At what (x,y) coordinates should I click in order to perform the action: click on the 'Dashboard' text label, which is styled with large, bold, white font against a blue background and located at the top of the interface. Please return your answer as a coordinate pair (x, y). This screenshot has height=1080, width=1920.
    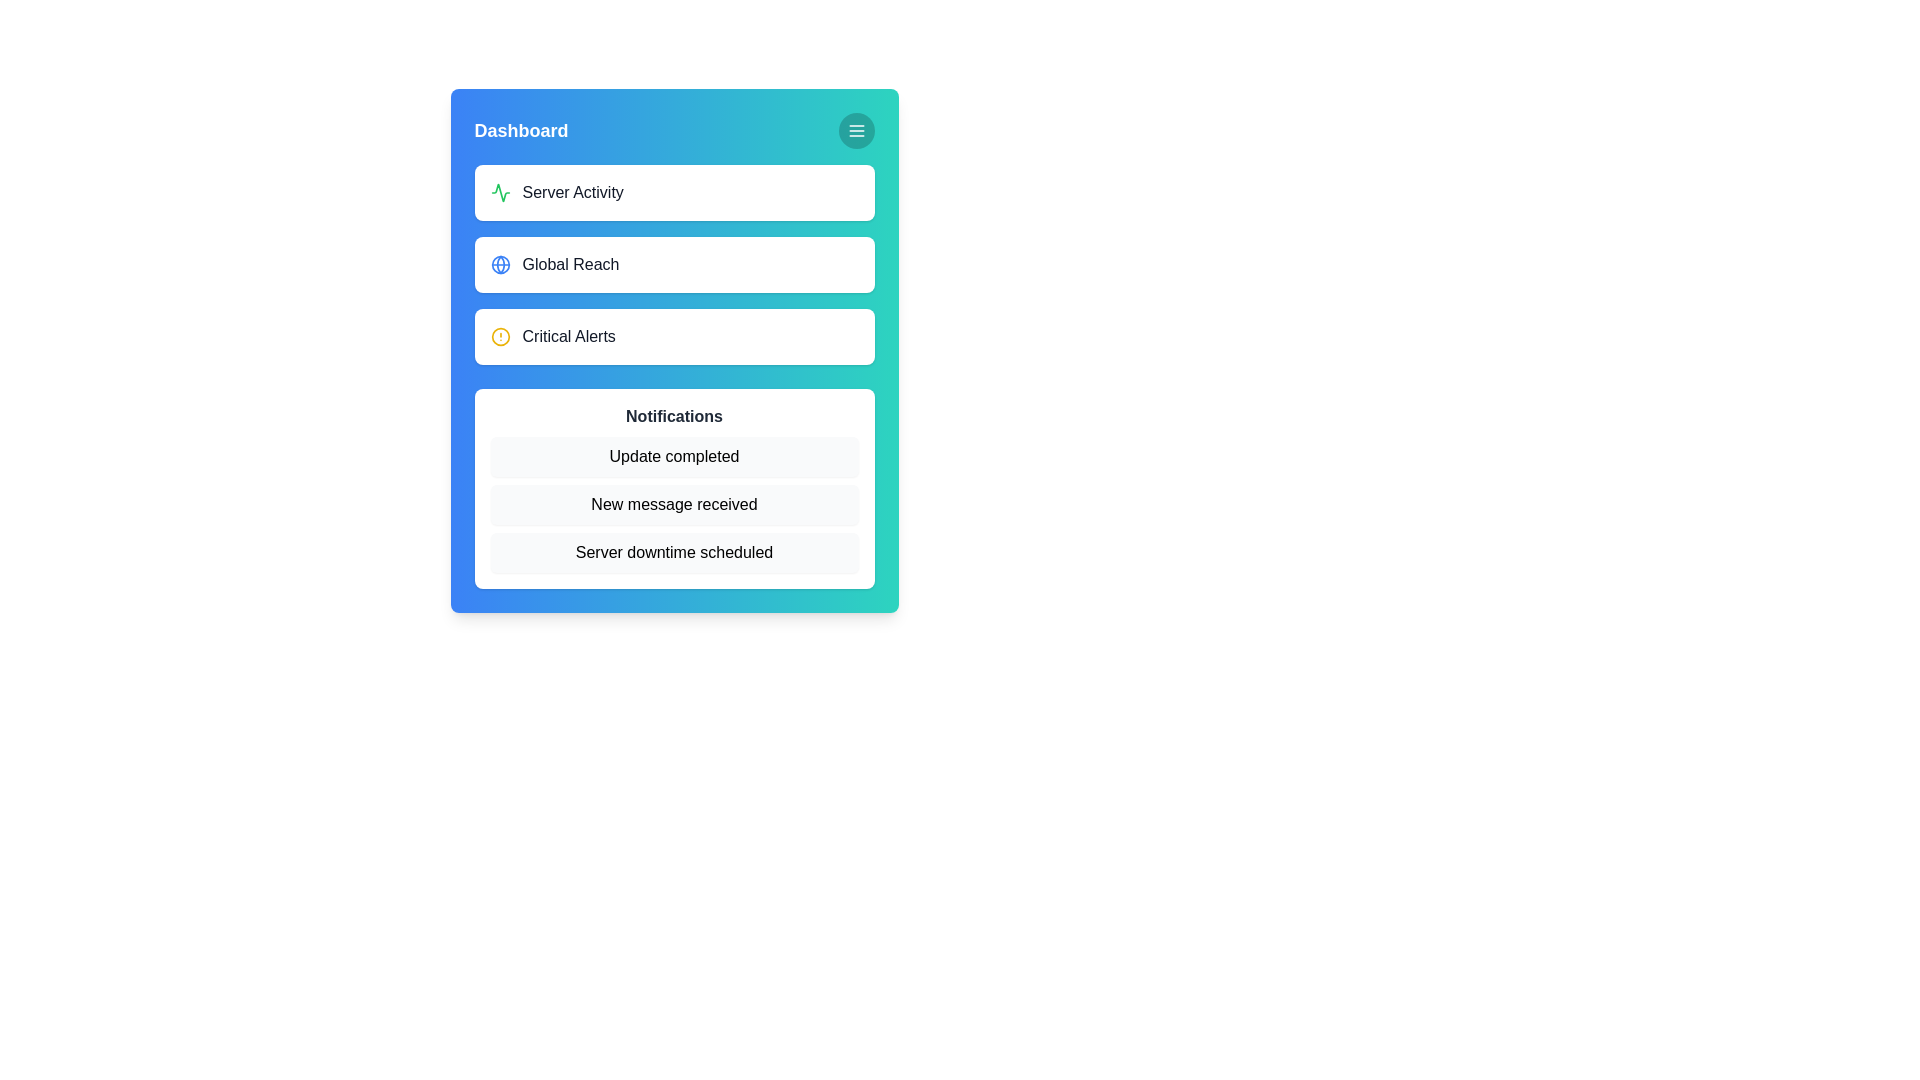
    Looking at the image, I should click on (521, 131).